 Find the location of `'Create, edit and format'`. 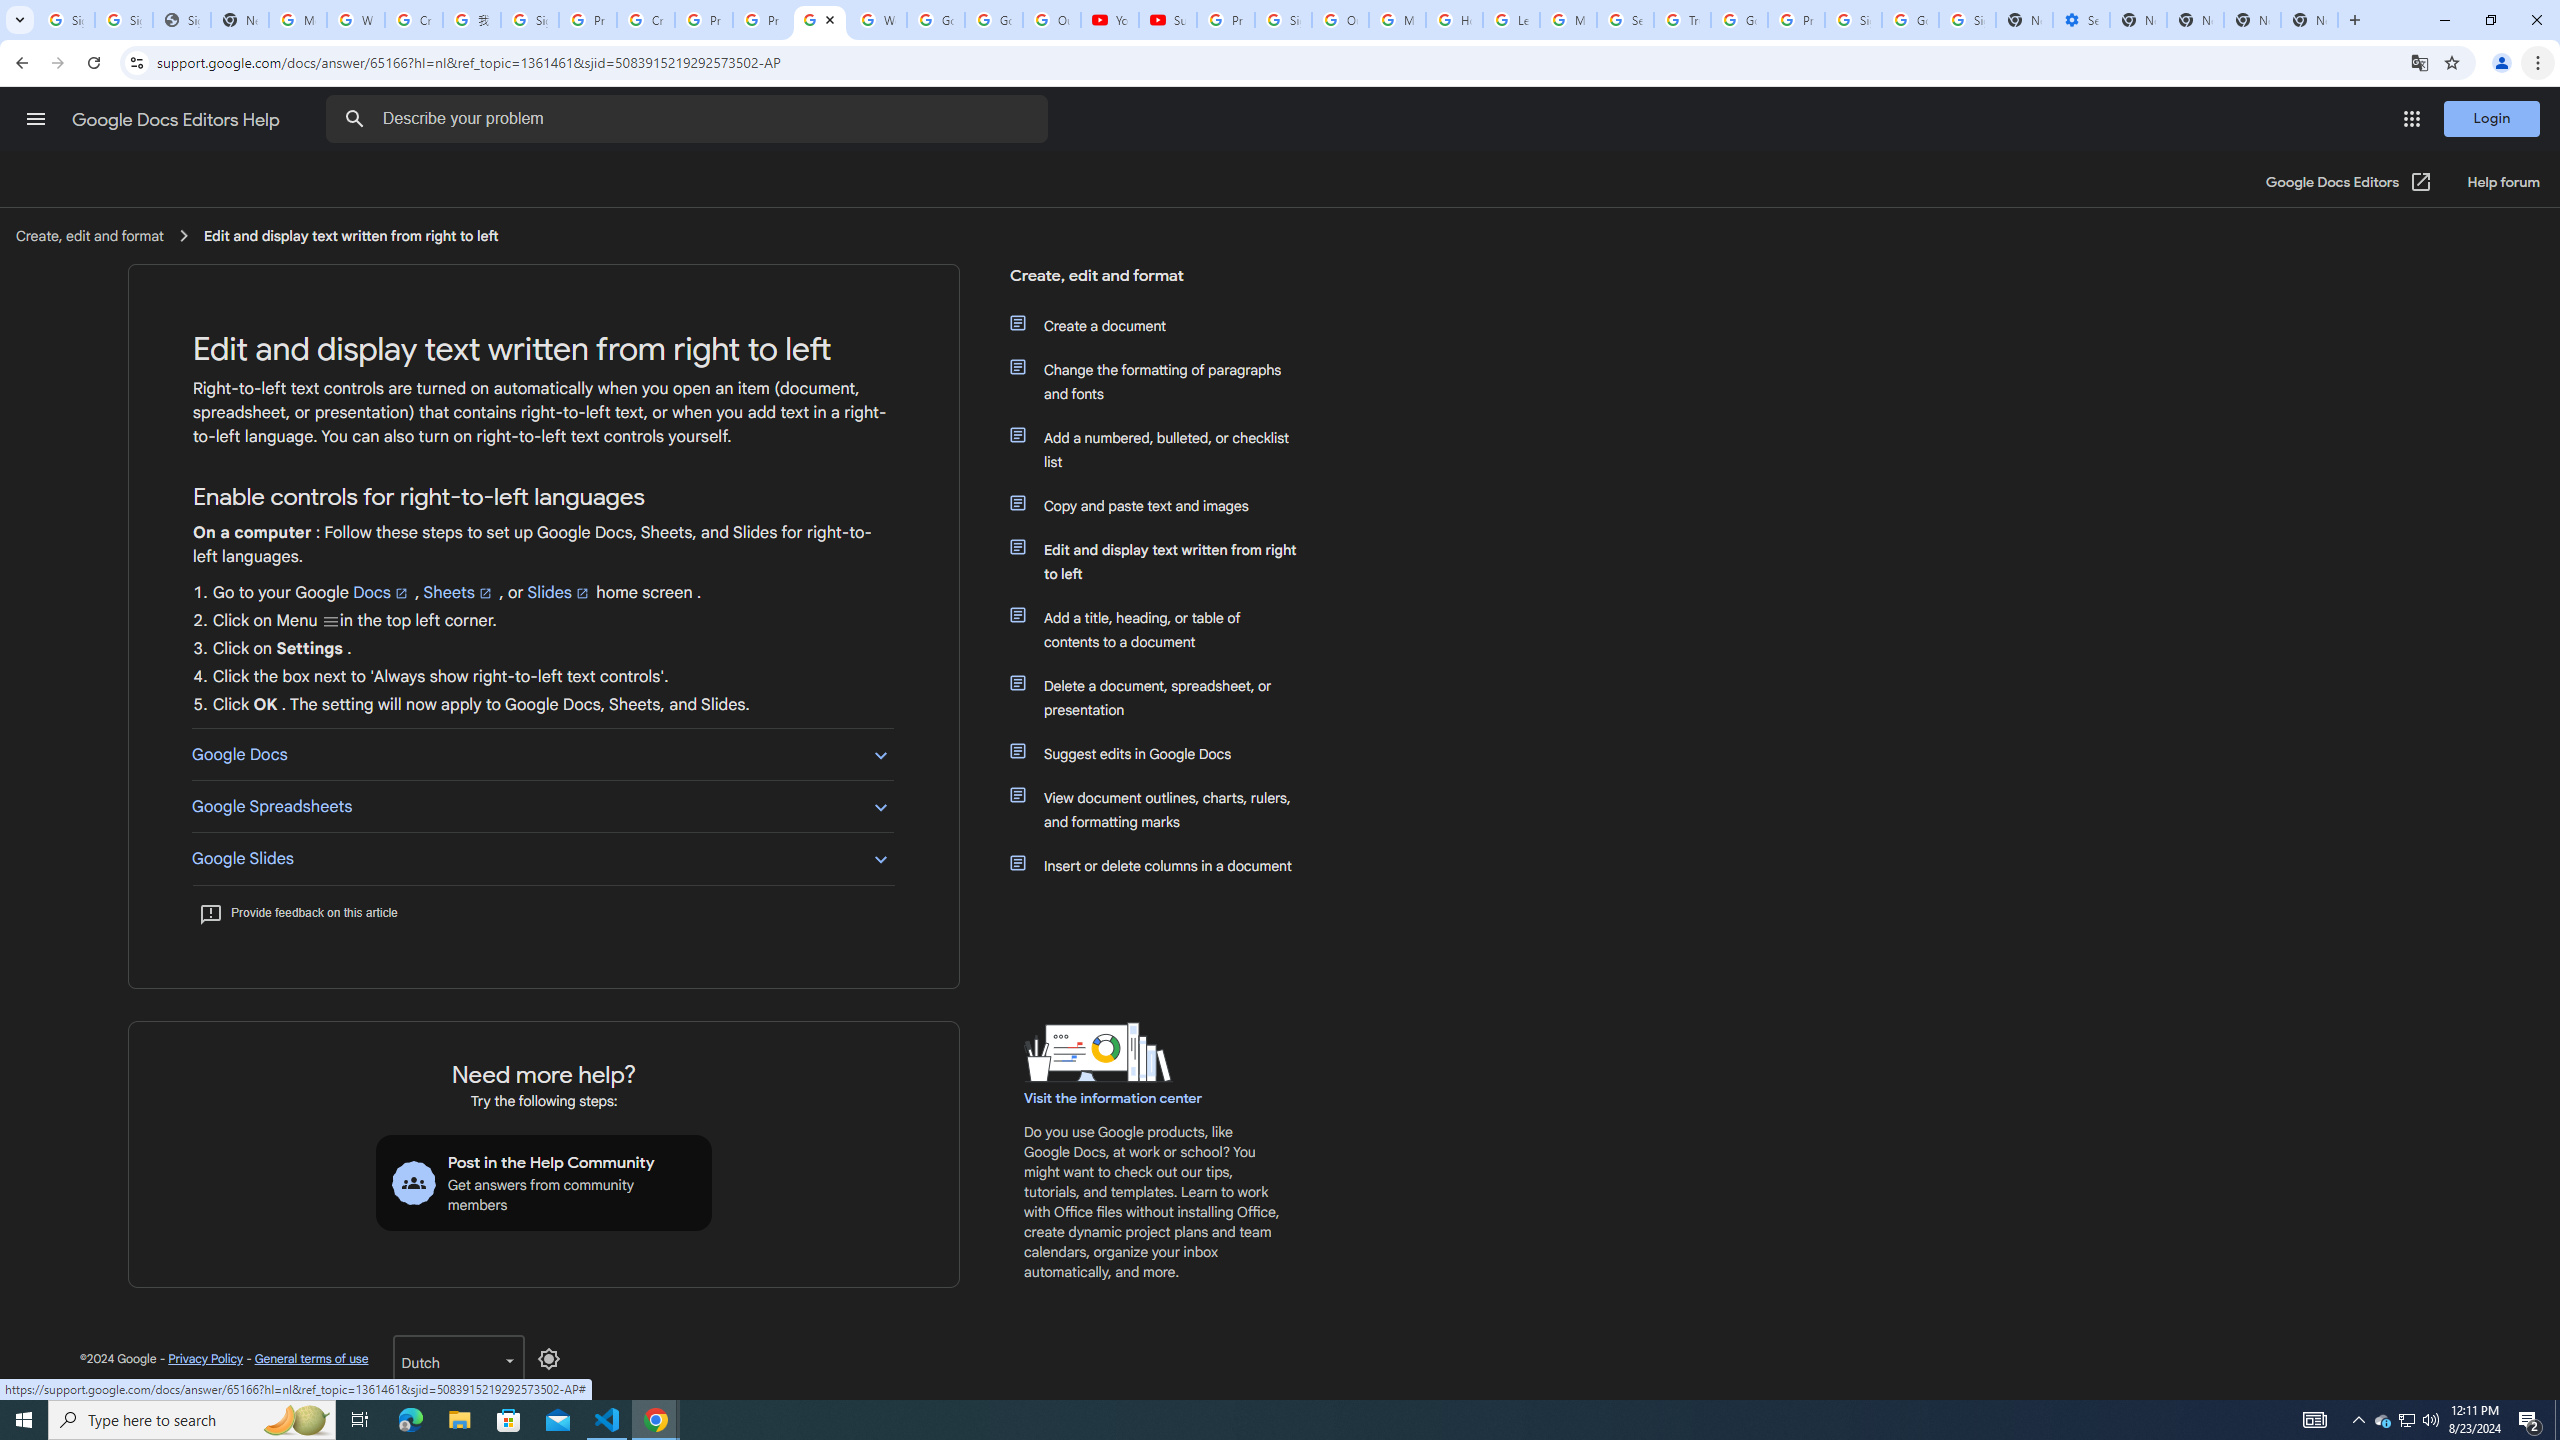

'Create, edit and format' is located at coordinates (1153, 283).